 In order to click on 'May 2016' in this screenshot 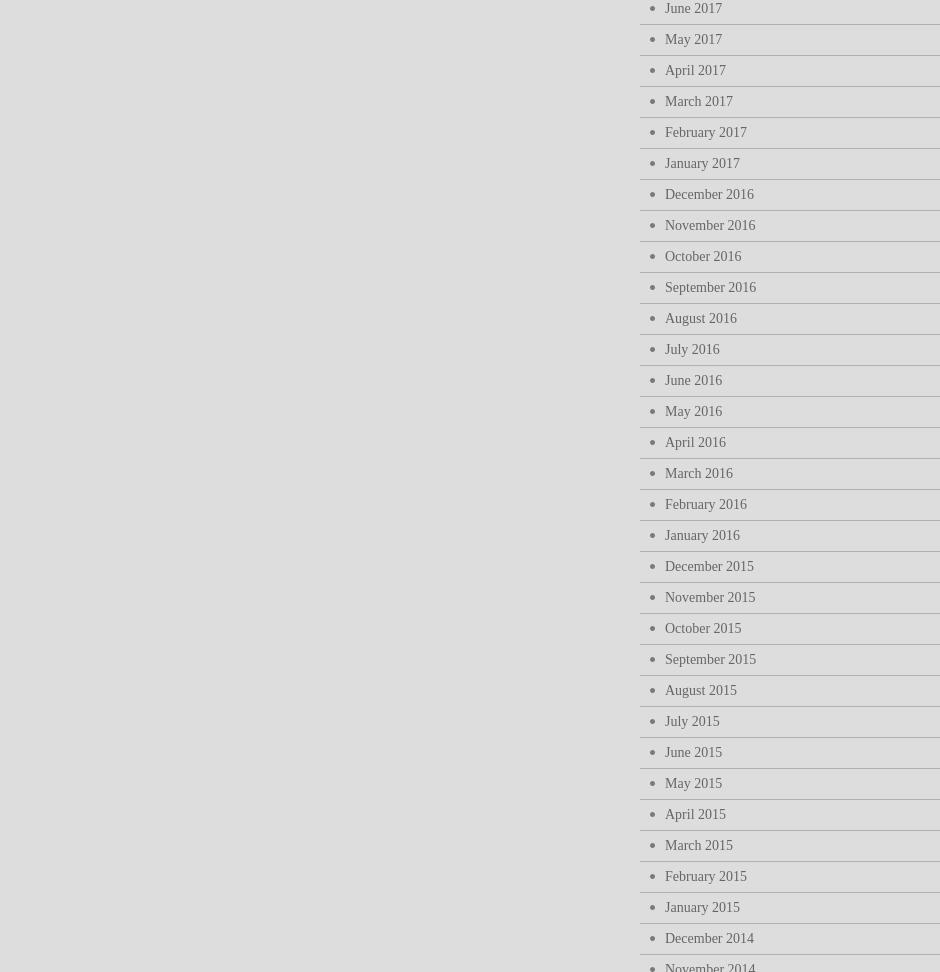, I will do `click(692, 411)`.